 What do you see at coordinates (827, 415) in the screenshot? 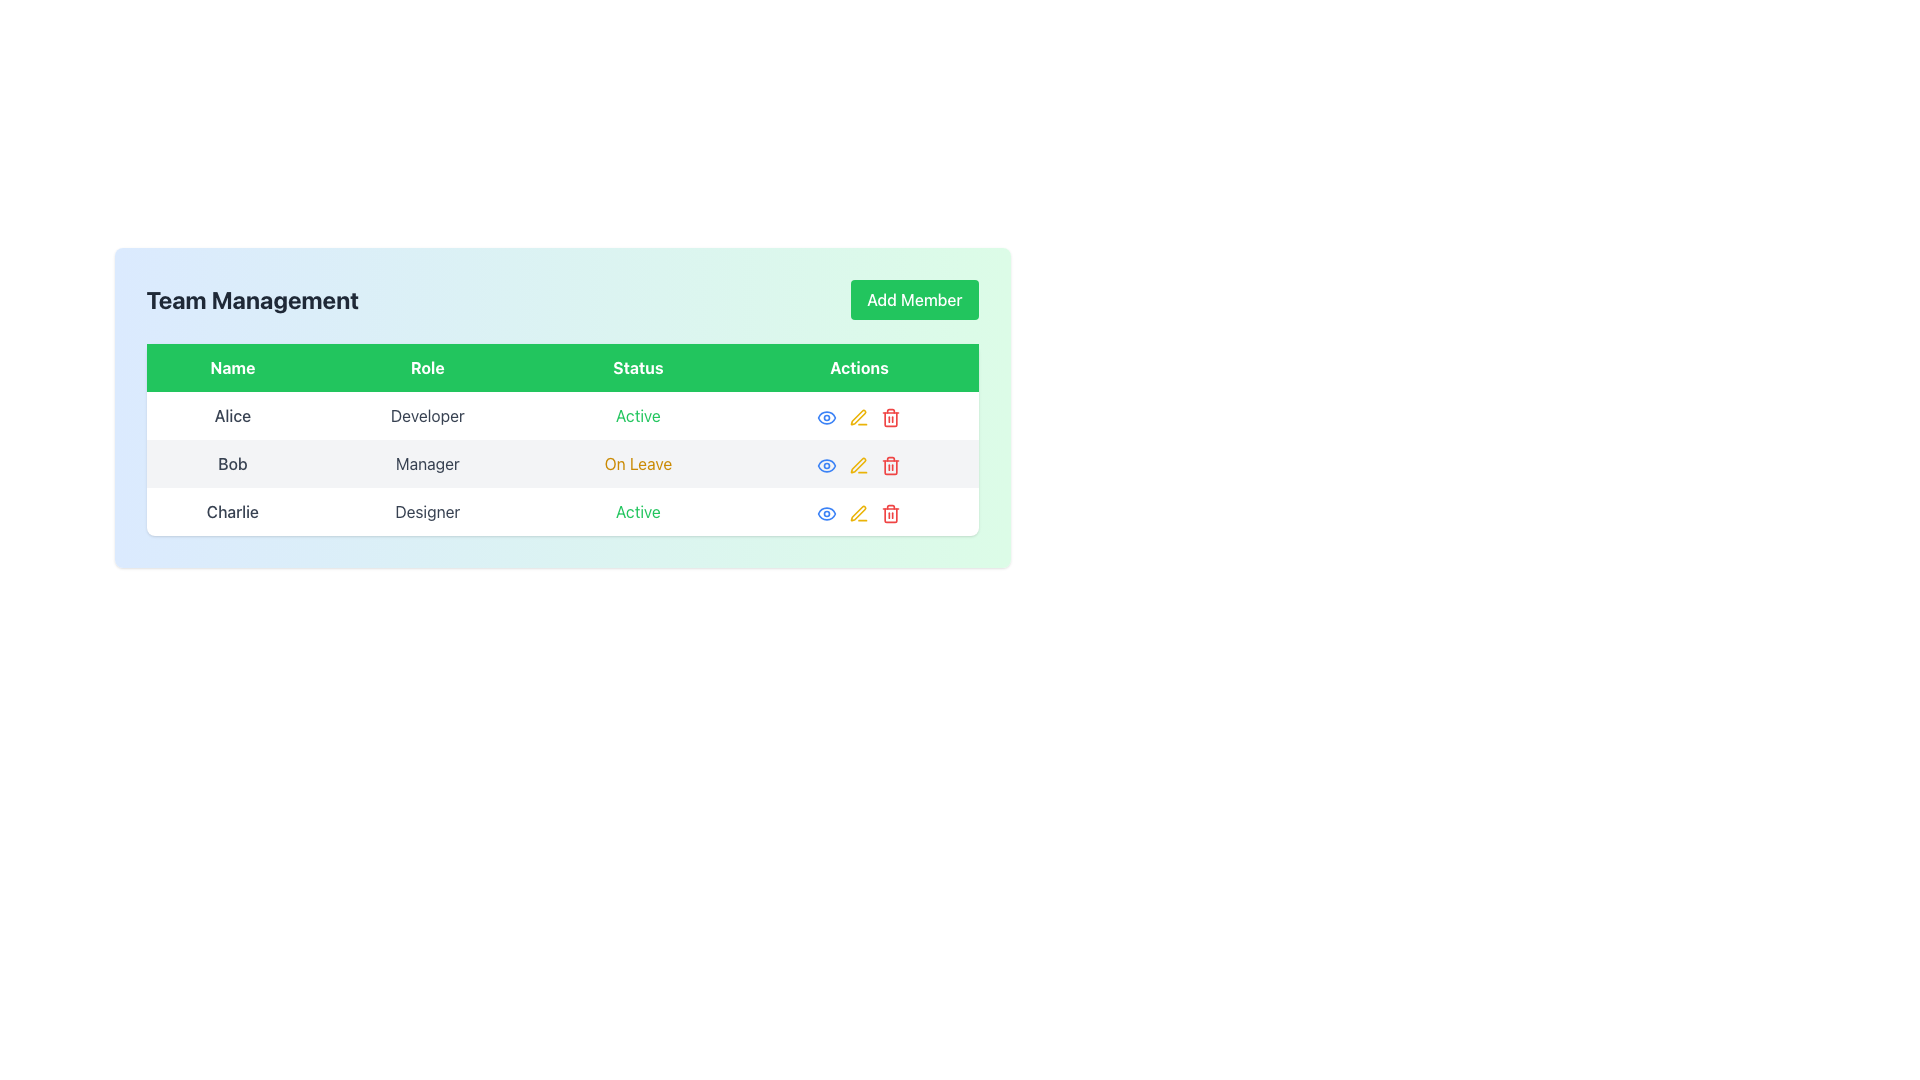
I see `the eye-shaped icon button in the 'Actions' column of the row related to 'Alice'` at bounding box center [827, 415].